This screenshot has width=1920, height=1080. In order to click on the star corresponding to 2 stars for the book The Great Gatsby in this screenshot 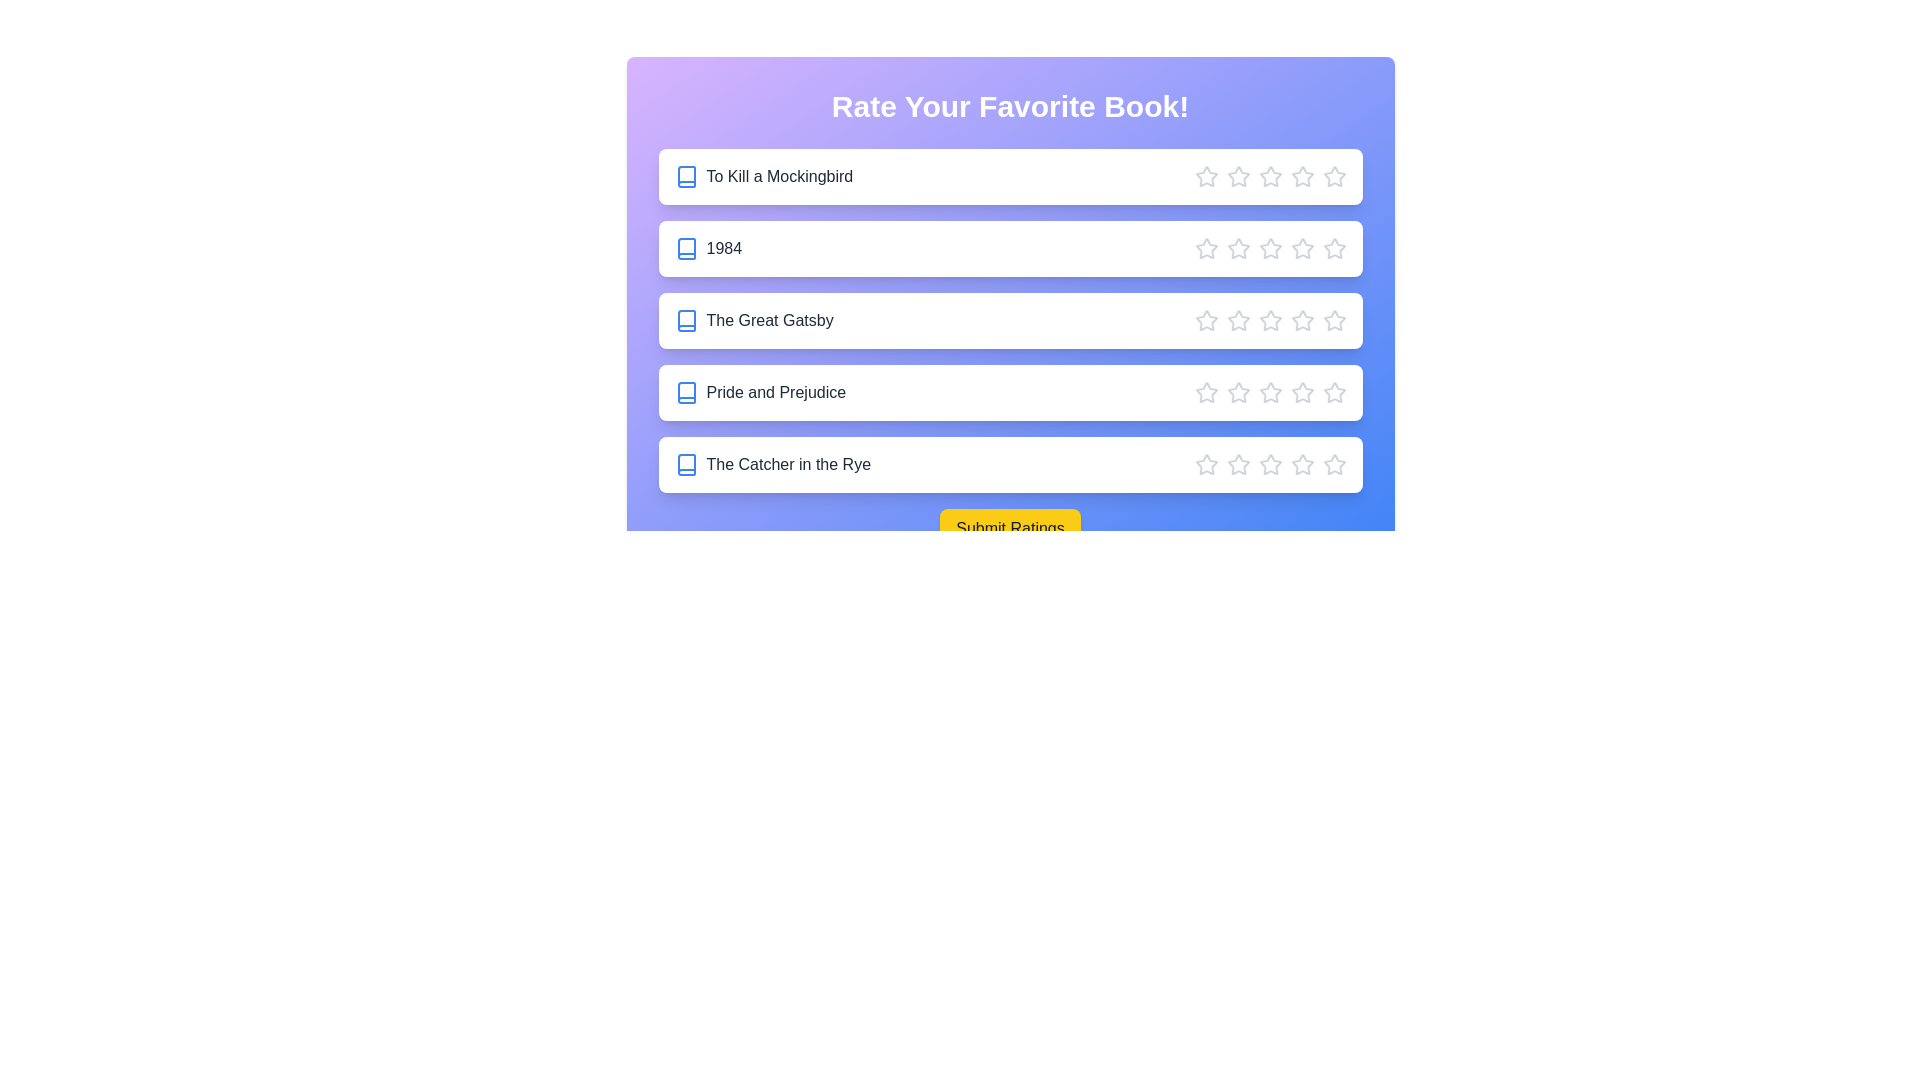, I will do `click(1237, 319)`.